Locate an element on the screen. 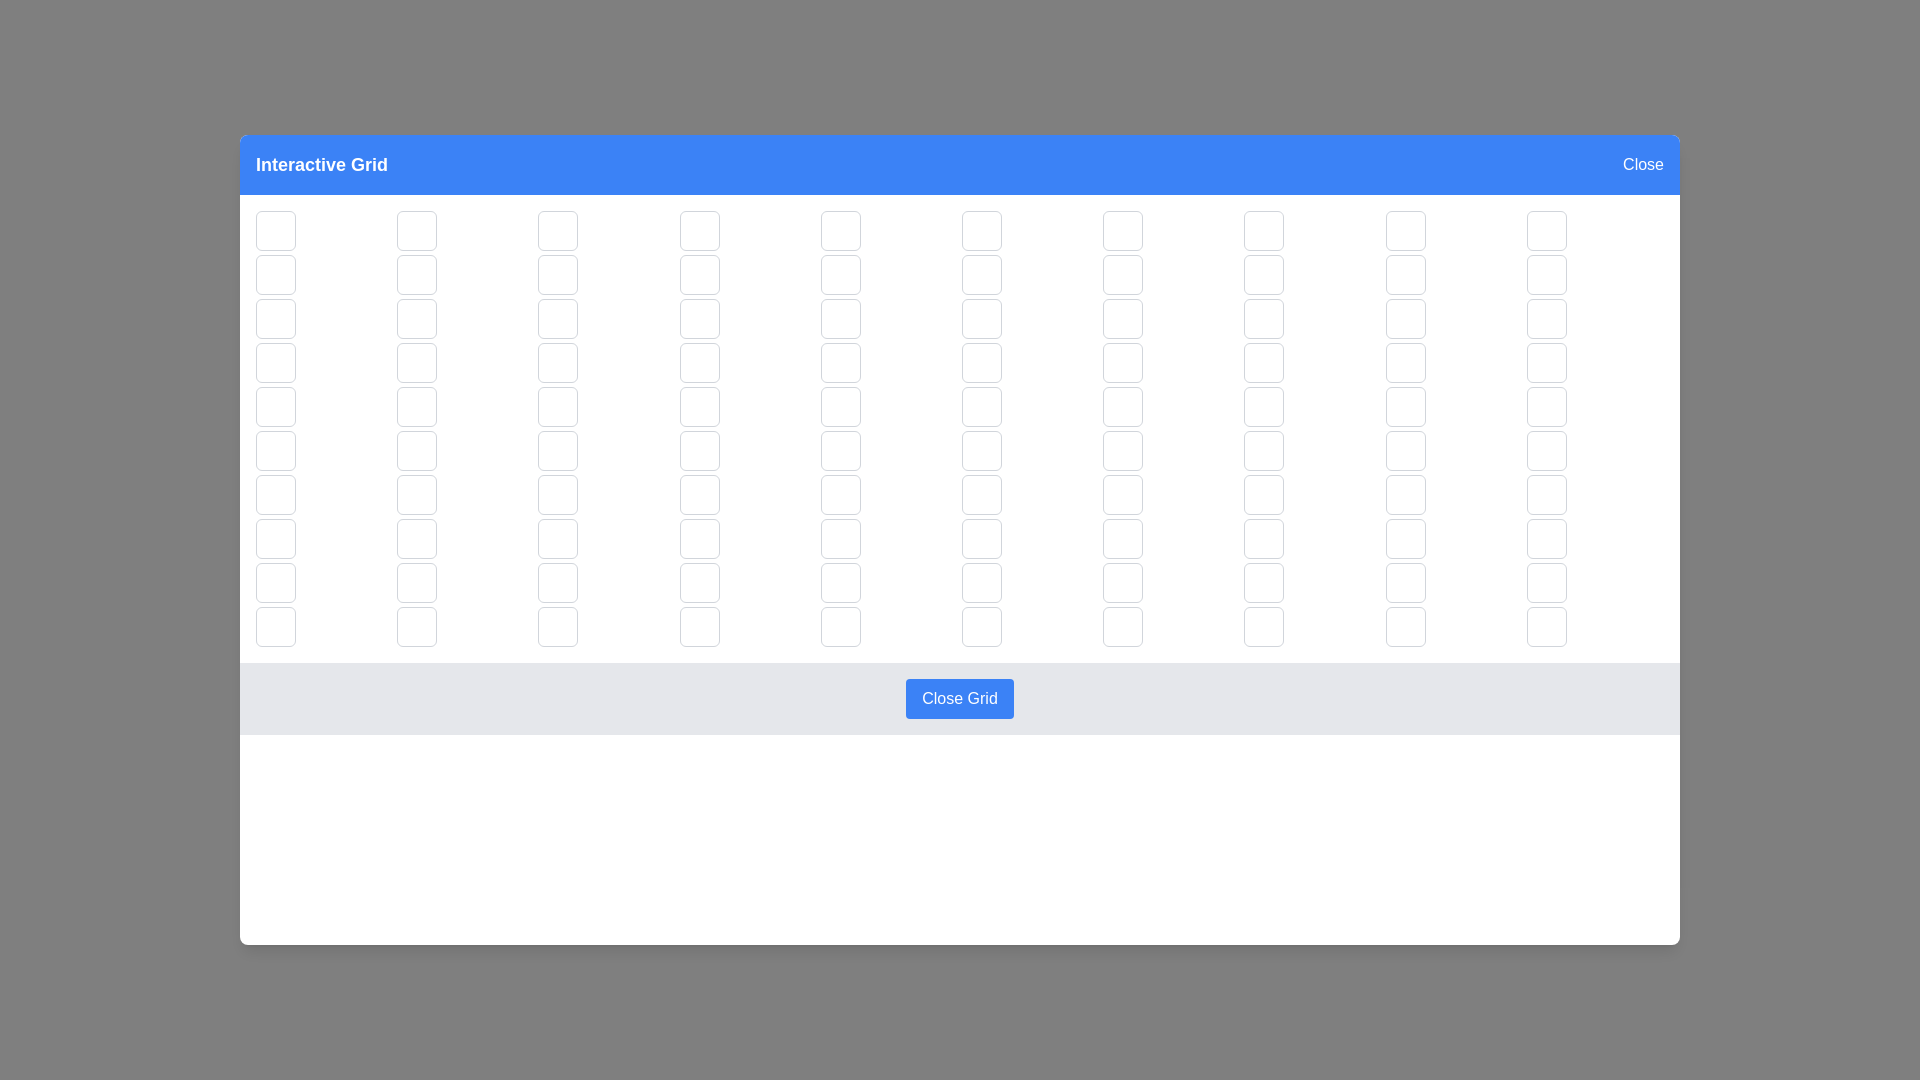 Image resolution: width=1920 pixels, height=1080 pixels. the 'Close' button in the header to close the dialog is located at coordinates (1643, 164).